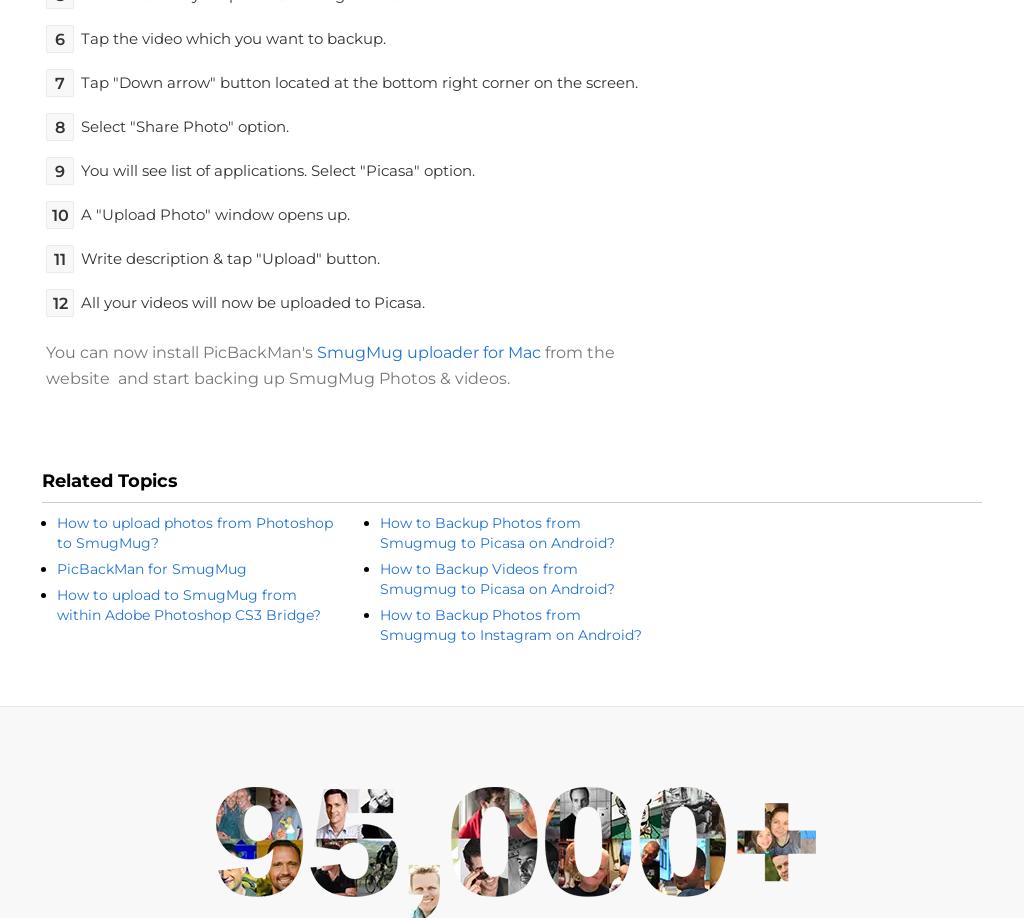  I want to click on 'How to upload to SmugMug from within Adobe Photoshop CS3 Bridge?', so click(56, 603).